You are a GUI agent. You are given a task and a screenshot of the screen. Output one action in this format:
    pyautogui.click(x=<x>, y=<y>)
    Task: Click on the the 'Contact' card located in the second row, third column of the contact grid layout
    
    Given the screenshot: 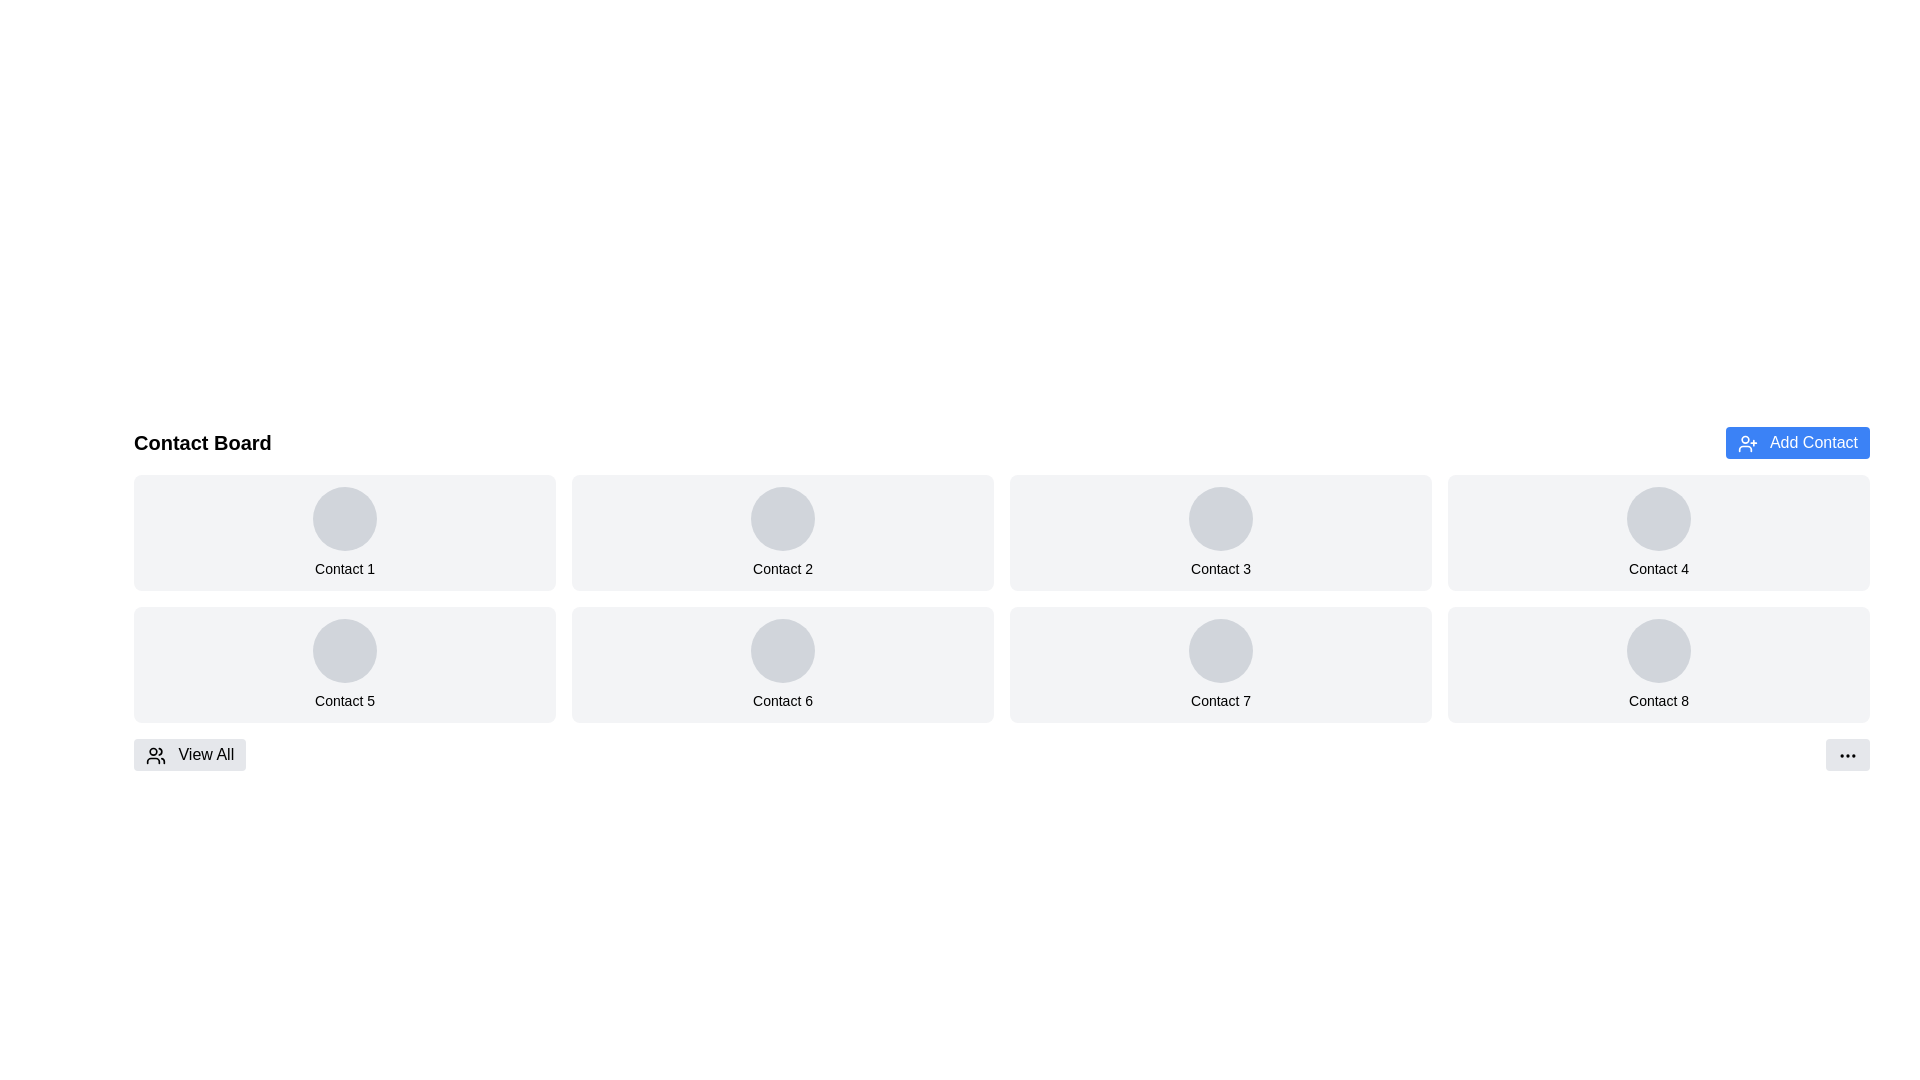 What is the action you would take?
    pyautogui.click(x=1219, y=664)
    